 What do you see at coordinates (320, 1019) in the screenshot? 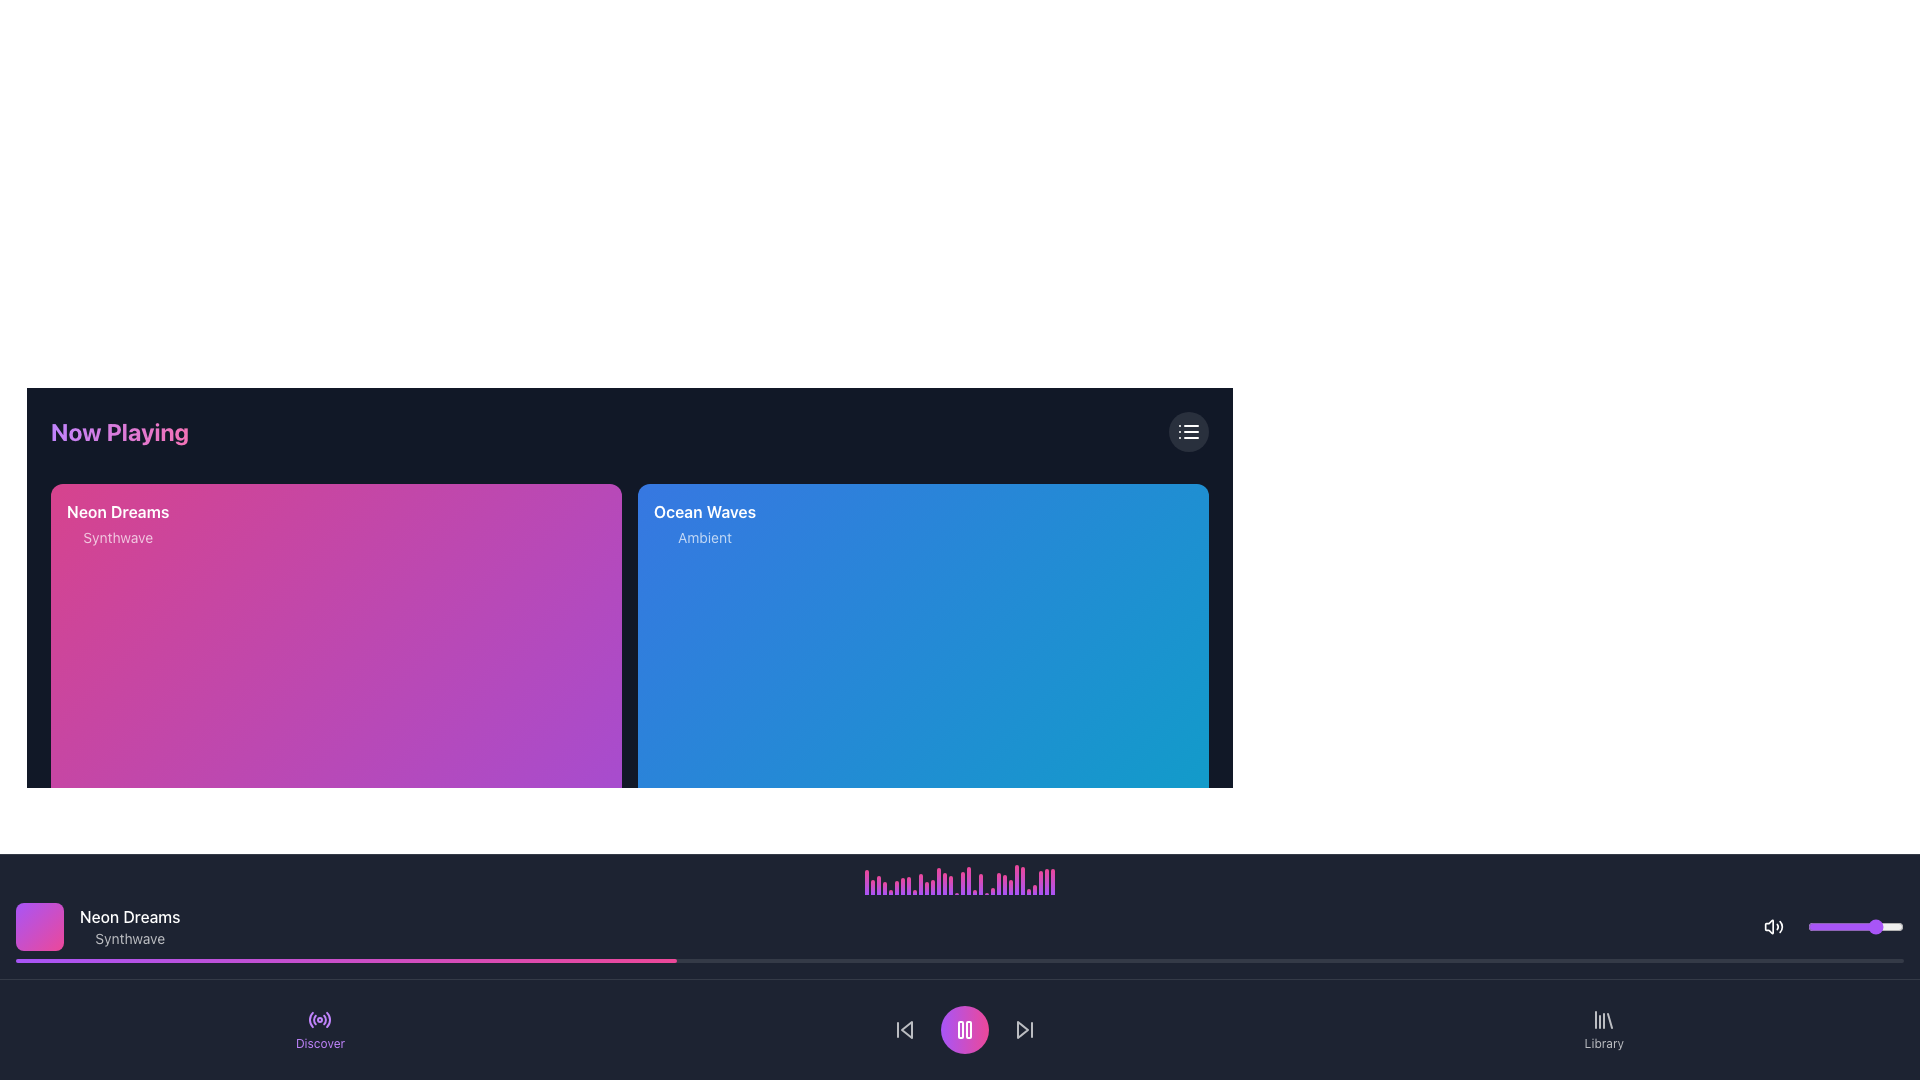
I see `the 'Discover' icon located at the bottom navigation bar` at bounding box center [320, 1019].